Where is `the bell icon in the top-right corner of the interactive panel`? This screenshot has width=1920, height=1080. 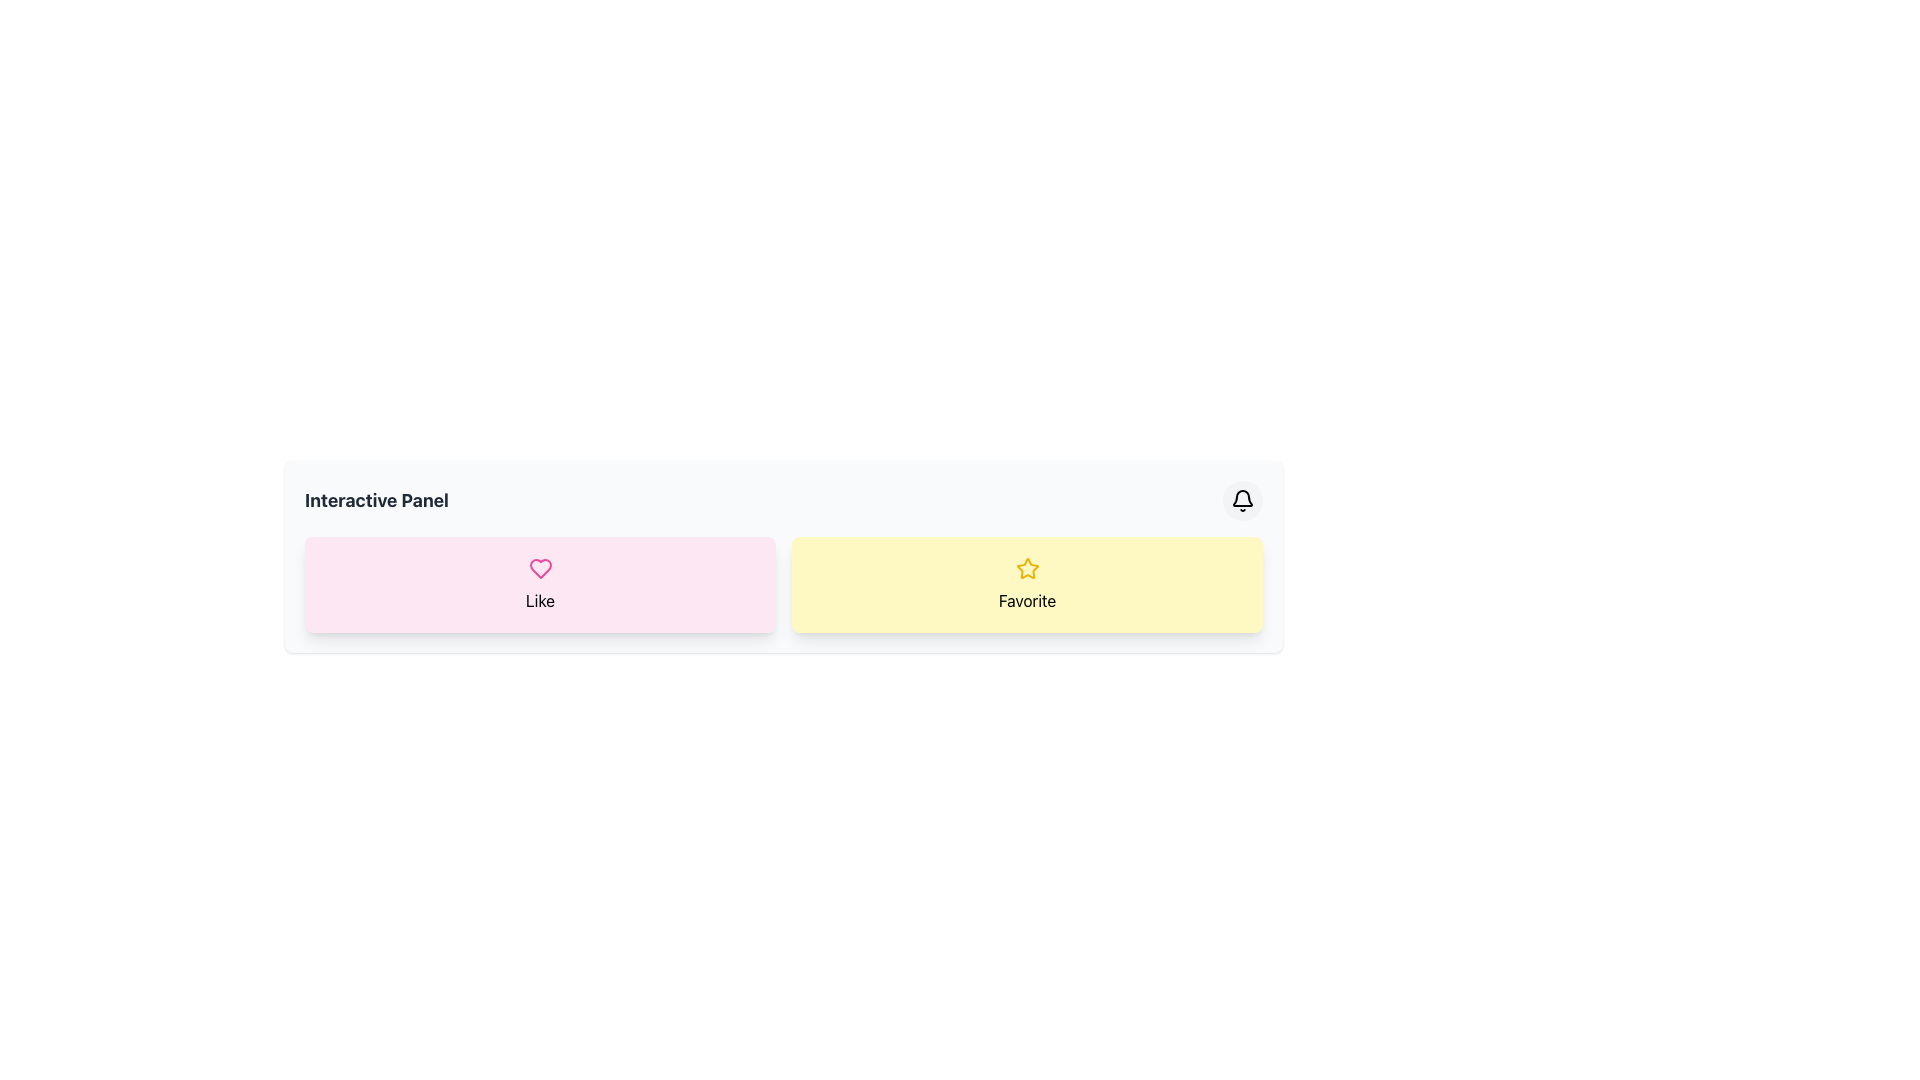
the bell icon in the top-right corner of the interactive panel is located at coordinates (1242, 500).